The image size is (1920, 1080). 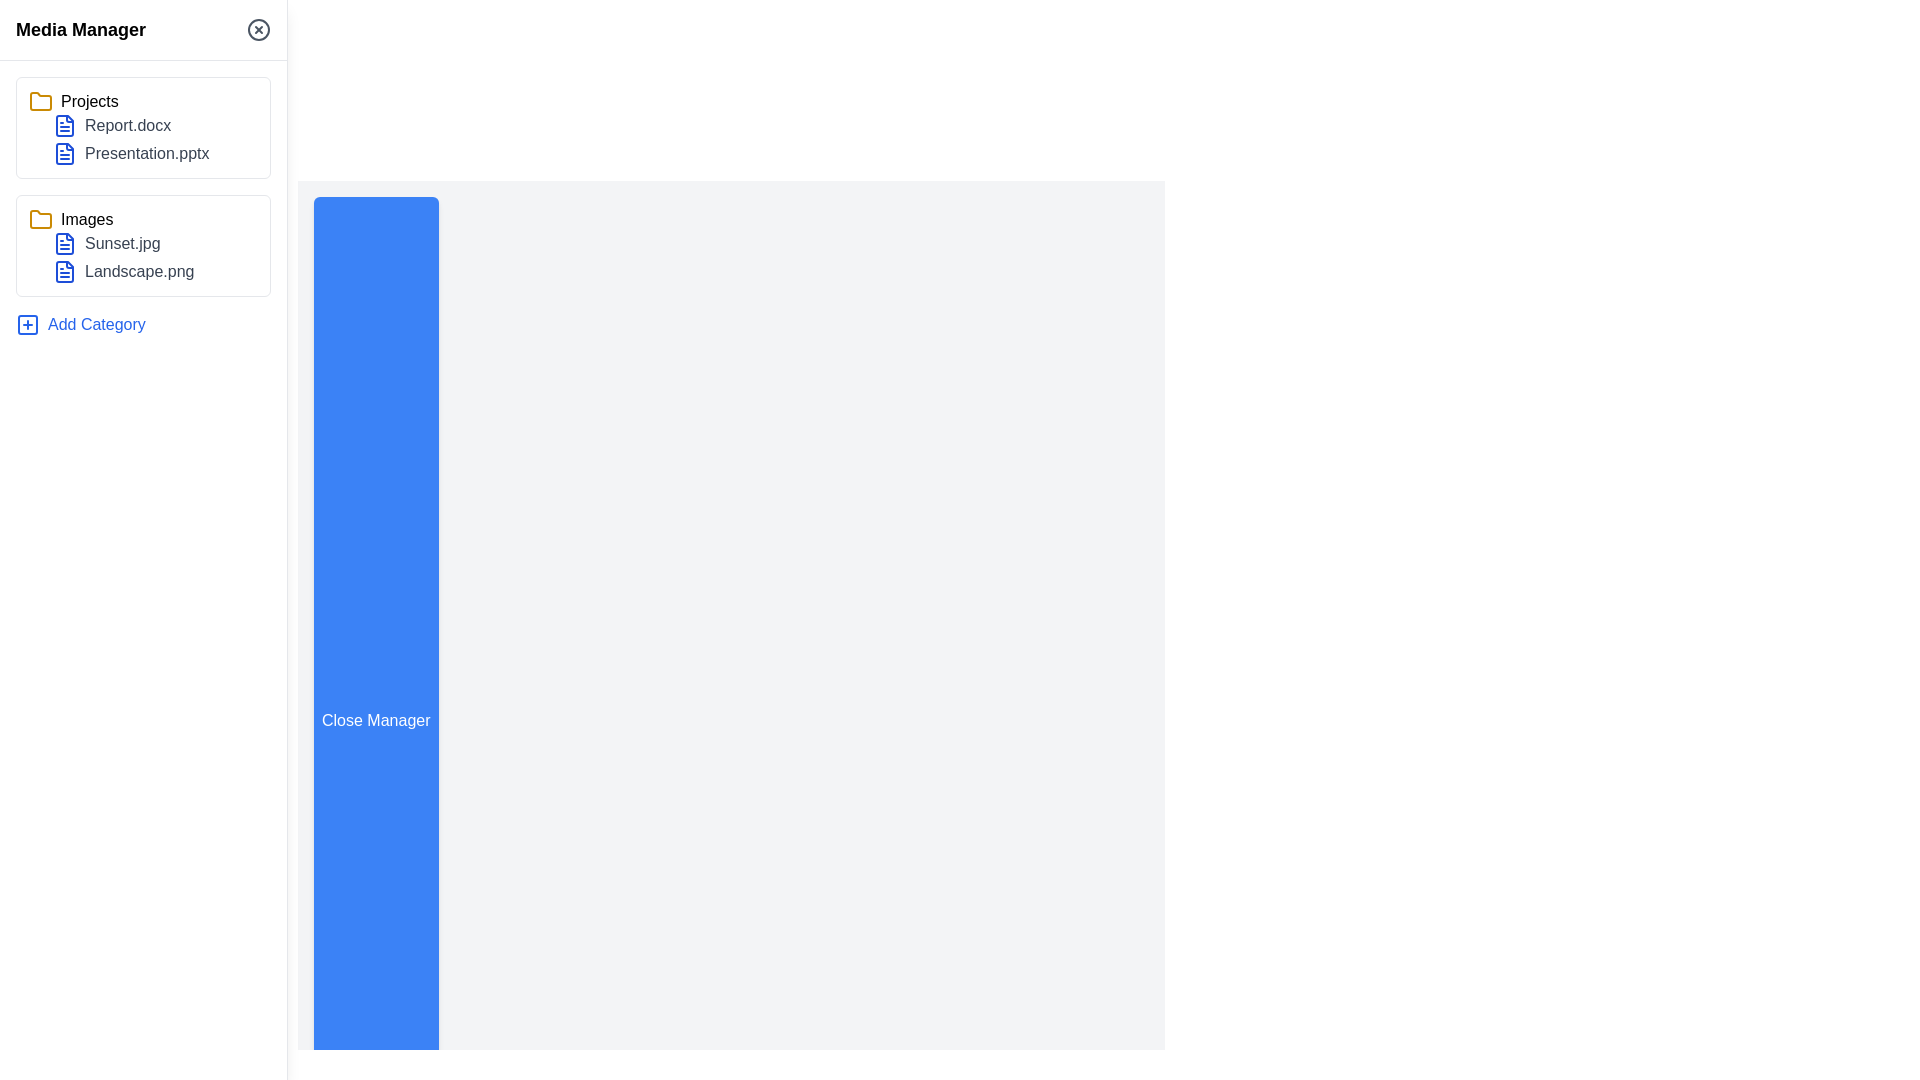 What do you see at coordinates (154, 126) in the screenshot?
I see `to select the list item labeled 'Report.docx' with a blue file icon in the 'Projects' folder section` at bounding box center [154, 126].